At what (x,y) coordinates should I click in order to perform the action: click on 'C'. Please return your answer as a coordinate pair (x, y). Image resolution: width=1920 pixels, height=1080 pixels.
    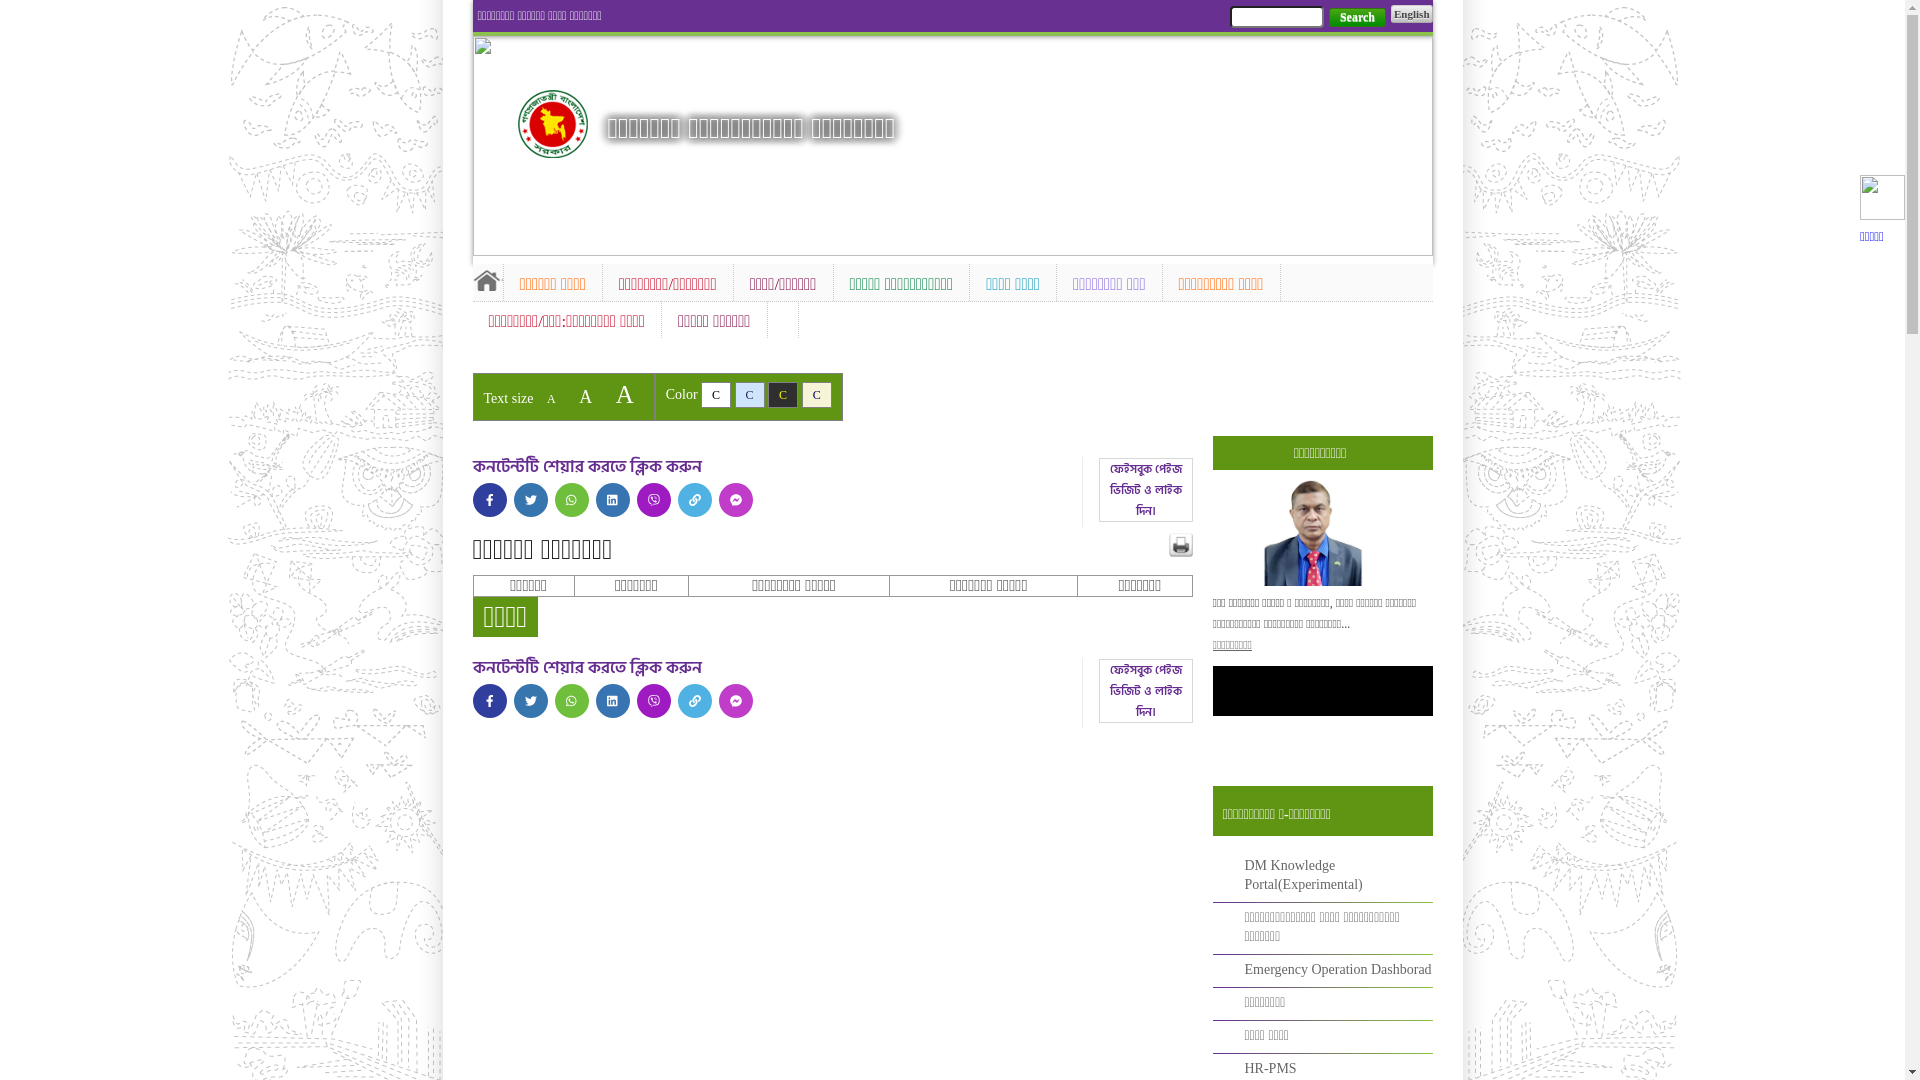
    Looking at the image, I should click on (781, 394).